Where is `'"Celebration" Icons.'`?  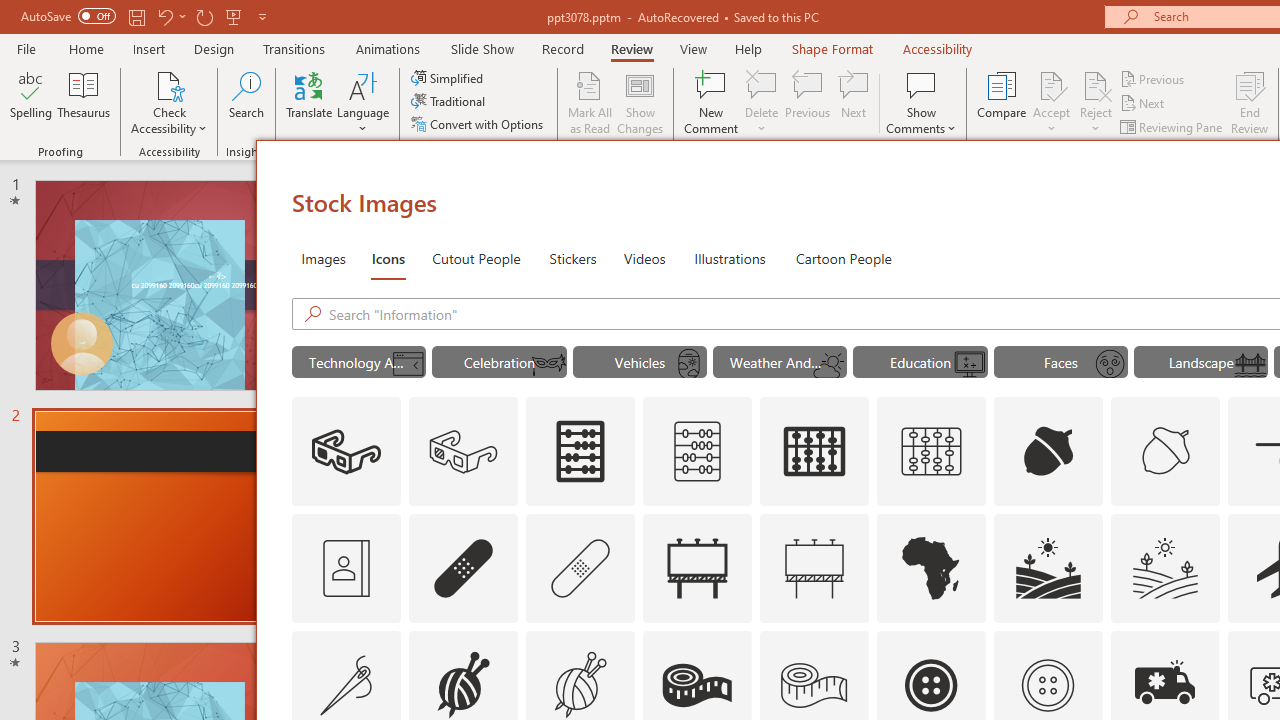 '"Celebration" Icons.' is located at coordinates (499, 362).